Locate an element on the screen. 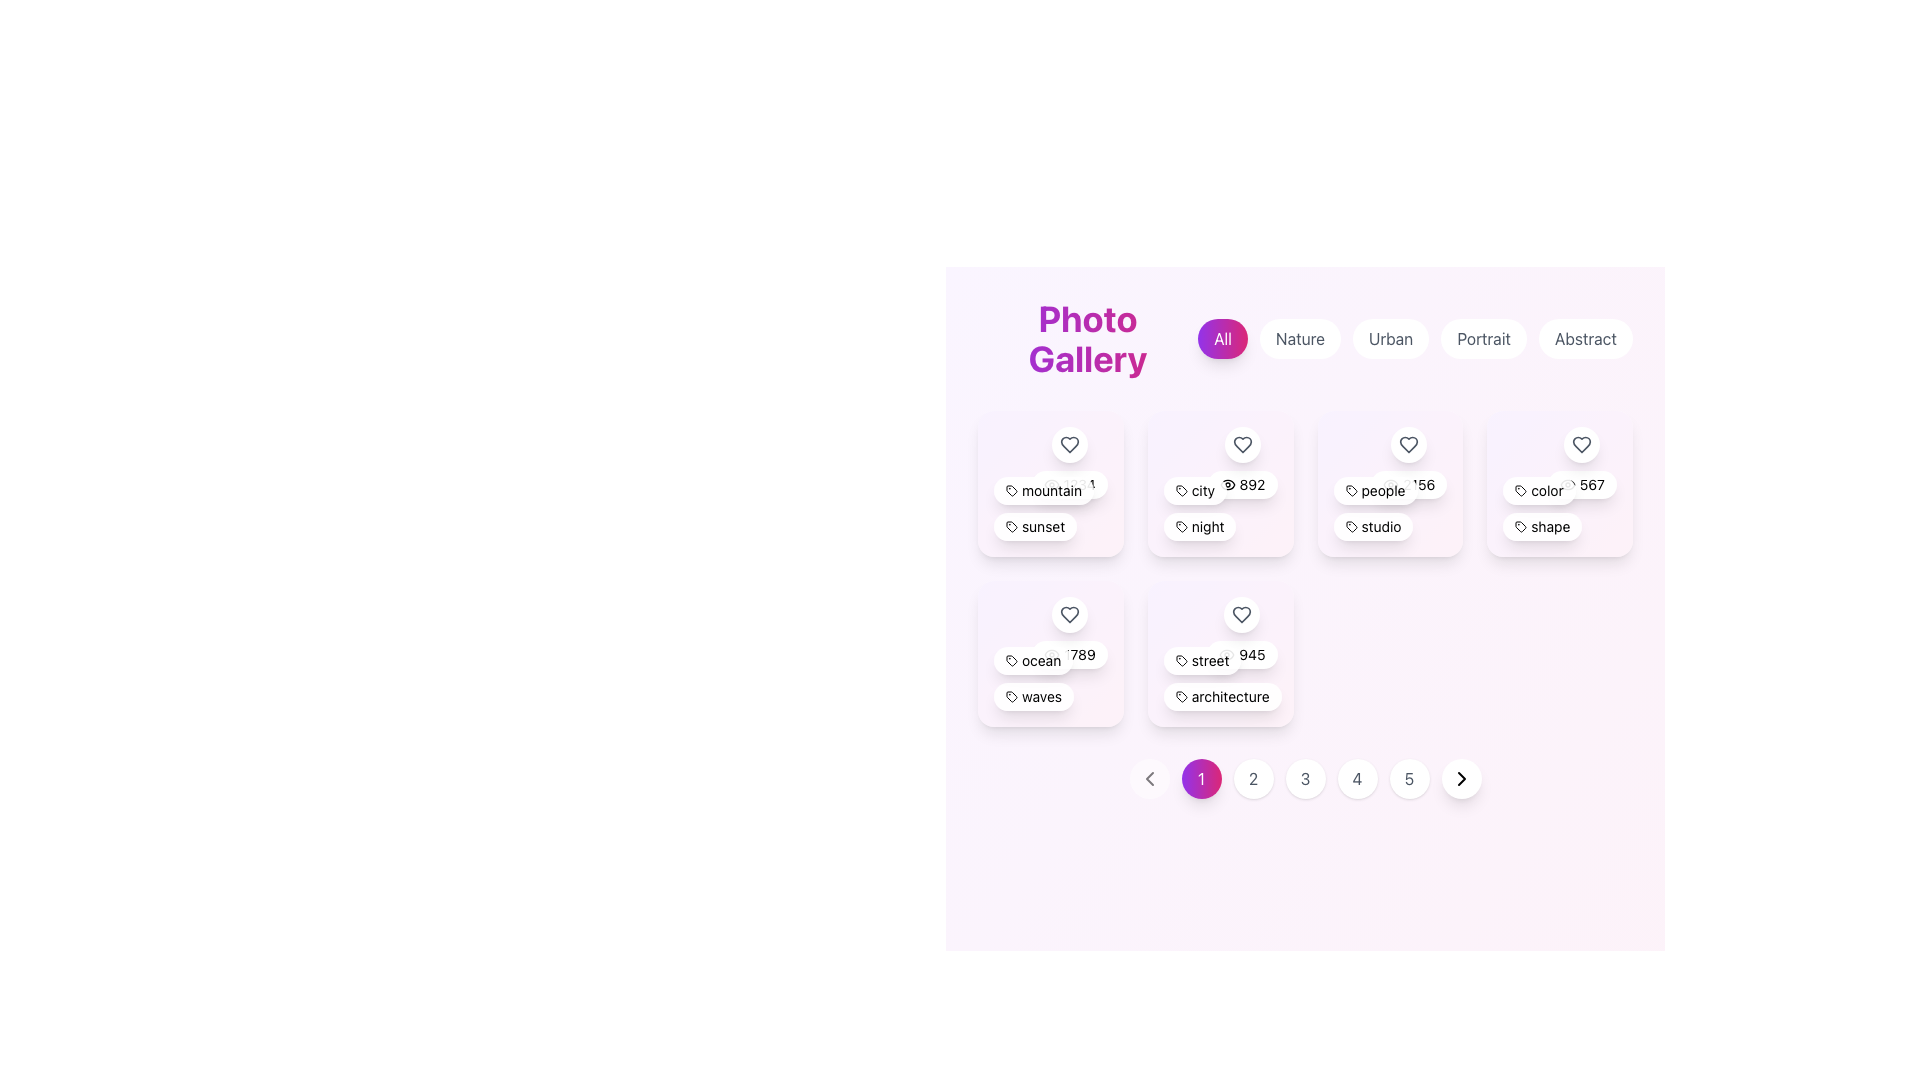 The height and width of the screenshot is (1080, 1920). the heart icon located in the first row, third column of the grid layout to mark an item as a favorite is located at coordinates (1408, 443).